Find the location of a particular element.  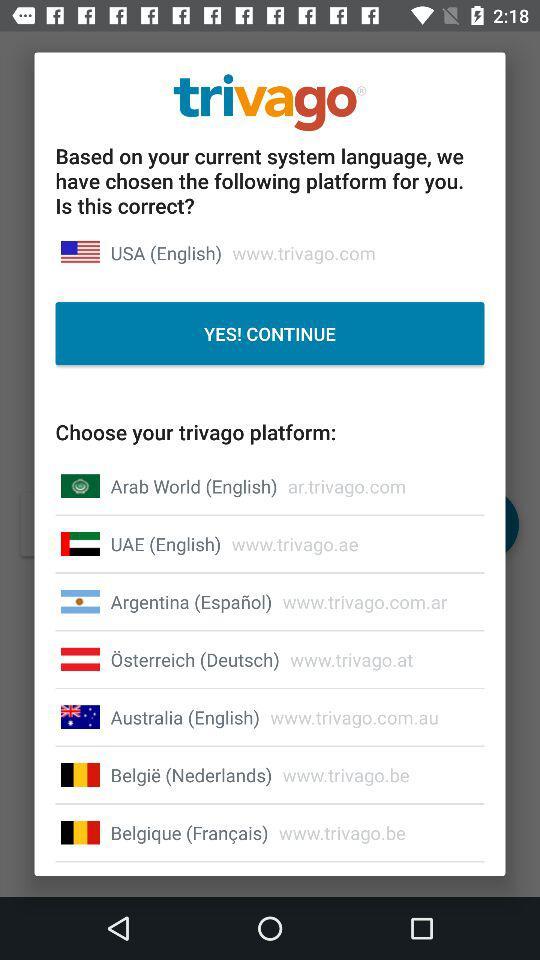

arab world (english) icon is located at coordinates (194, 485).